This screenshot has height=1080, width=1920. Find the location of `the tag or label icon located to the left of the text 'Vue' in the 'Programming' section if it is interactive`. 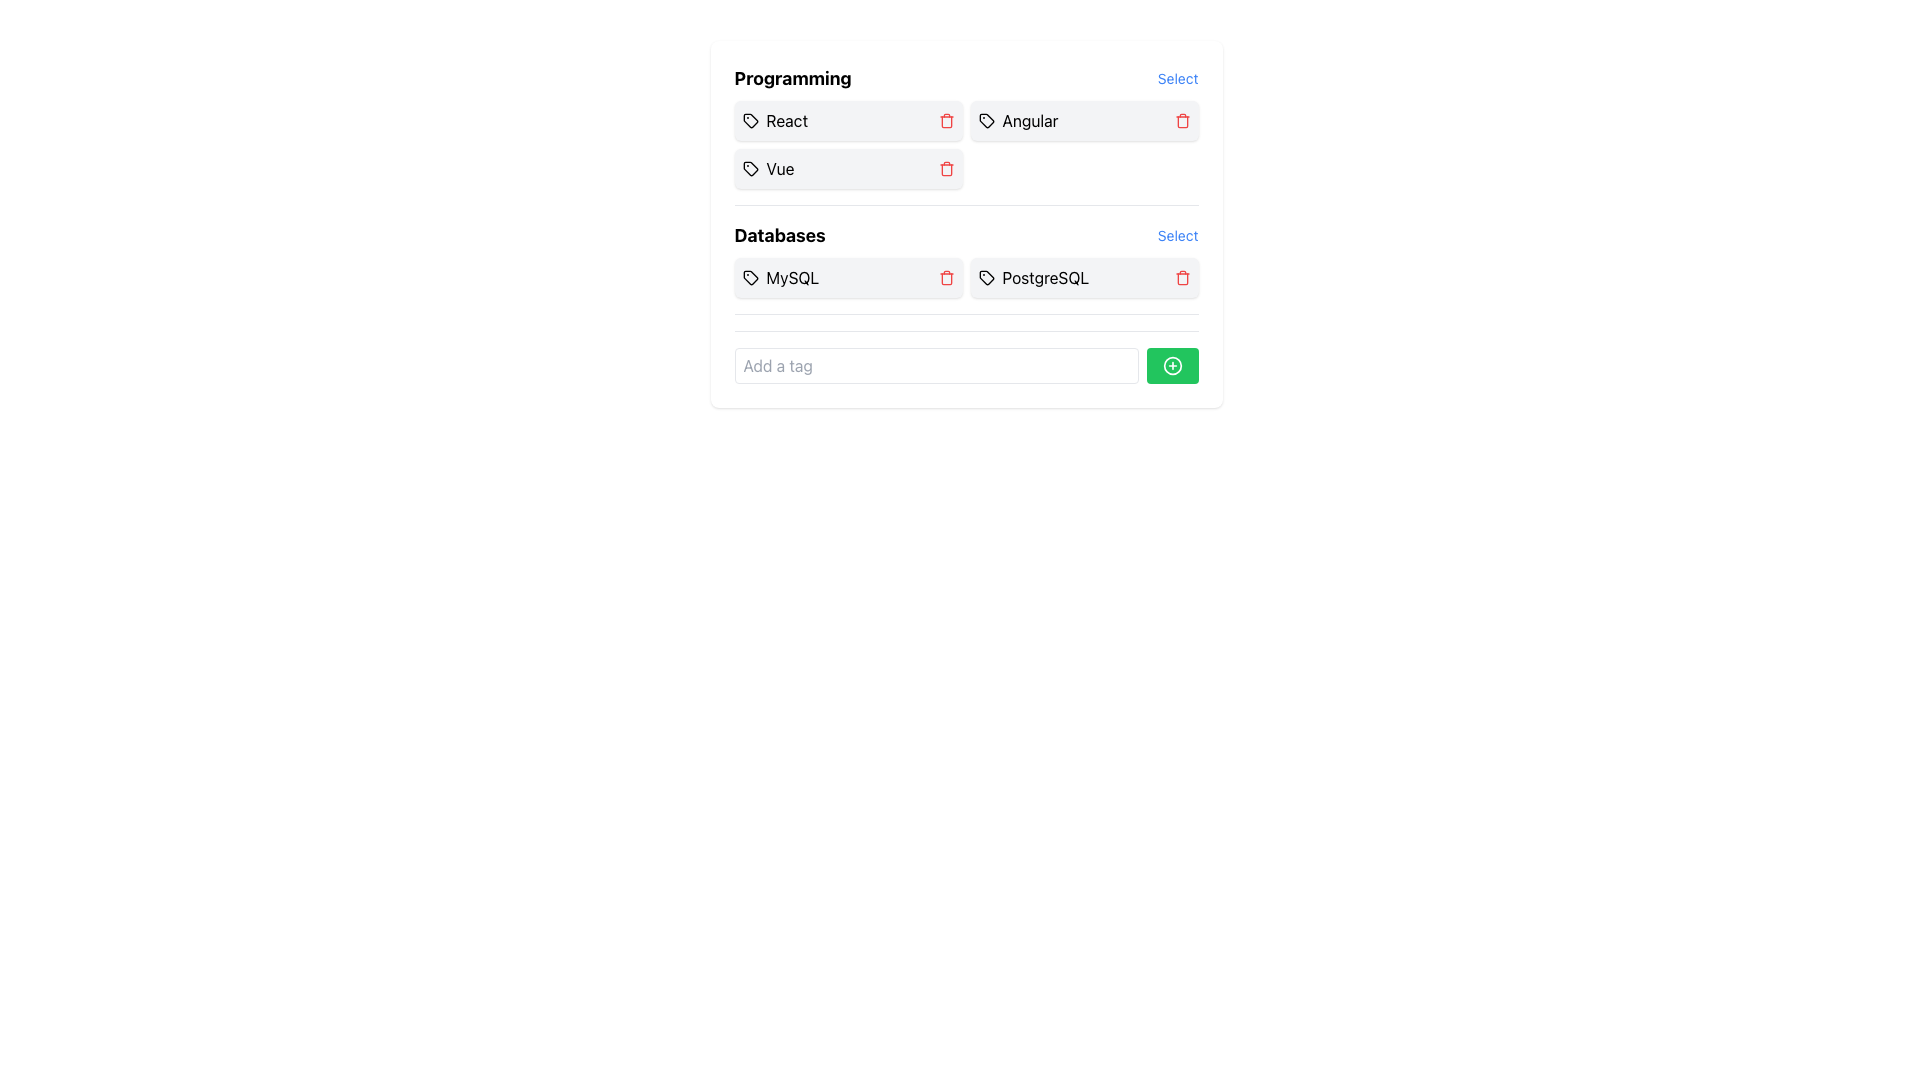

the tag or label icon located to the left of the text 'Vue' in the 'Programming' section if it is interactive is located at coordinates (749, 168).